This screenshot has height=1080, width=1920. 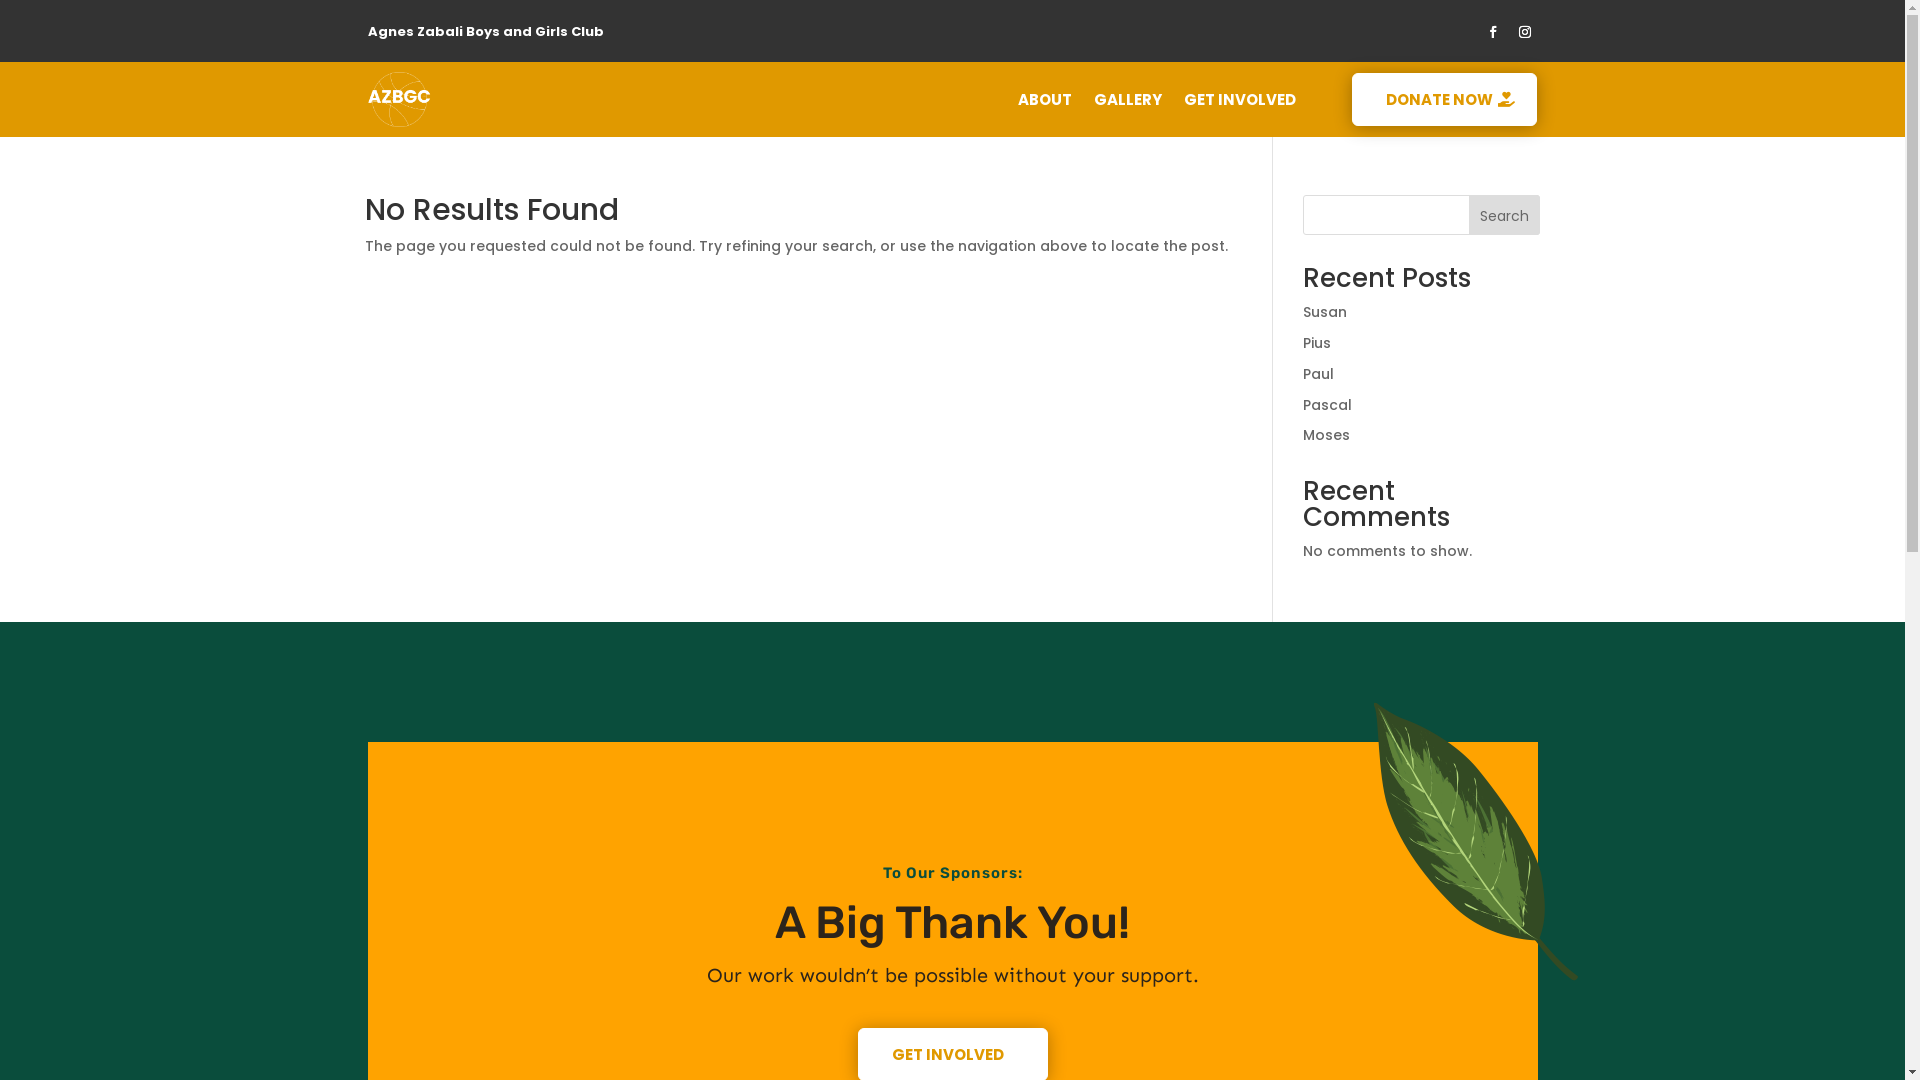 What do you see at coordinates (1324, 312) in the screenshot?
I see `'Susan'` at bounding box center [1324, 312].